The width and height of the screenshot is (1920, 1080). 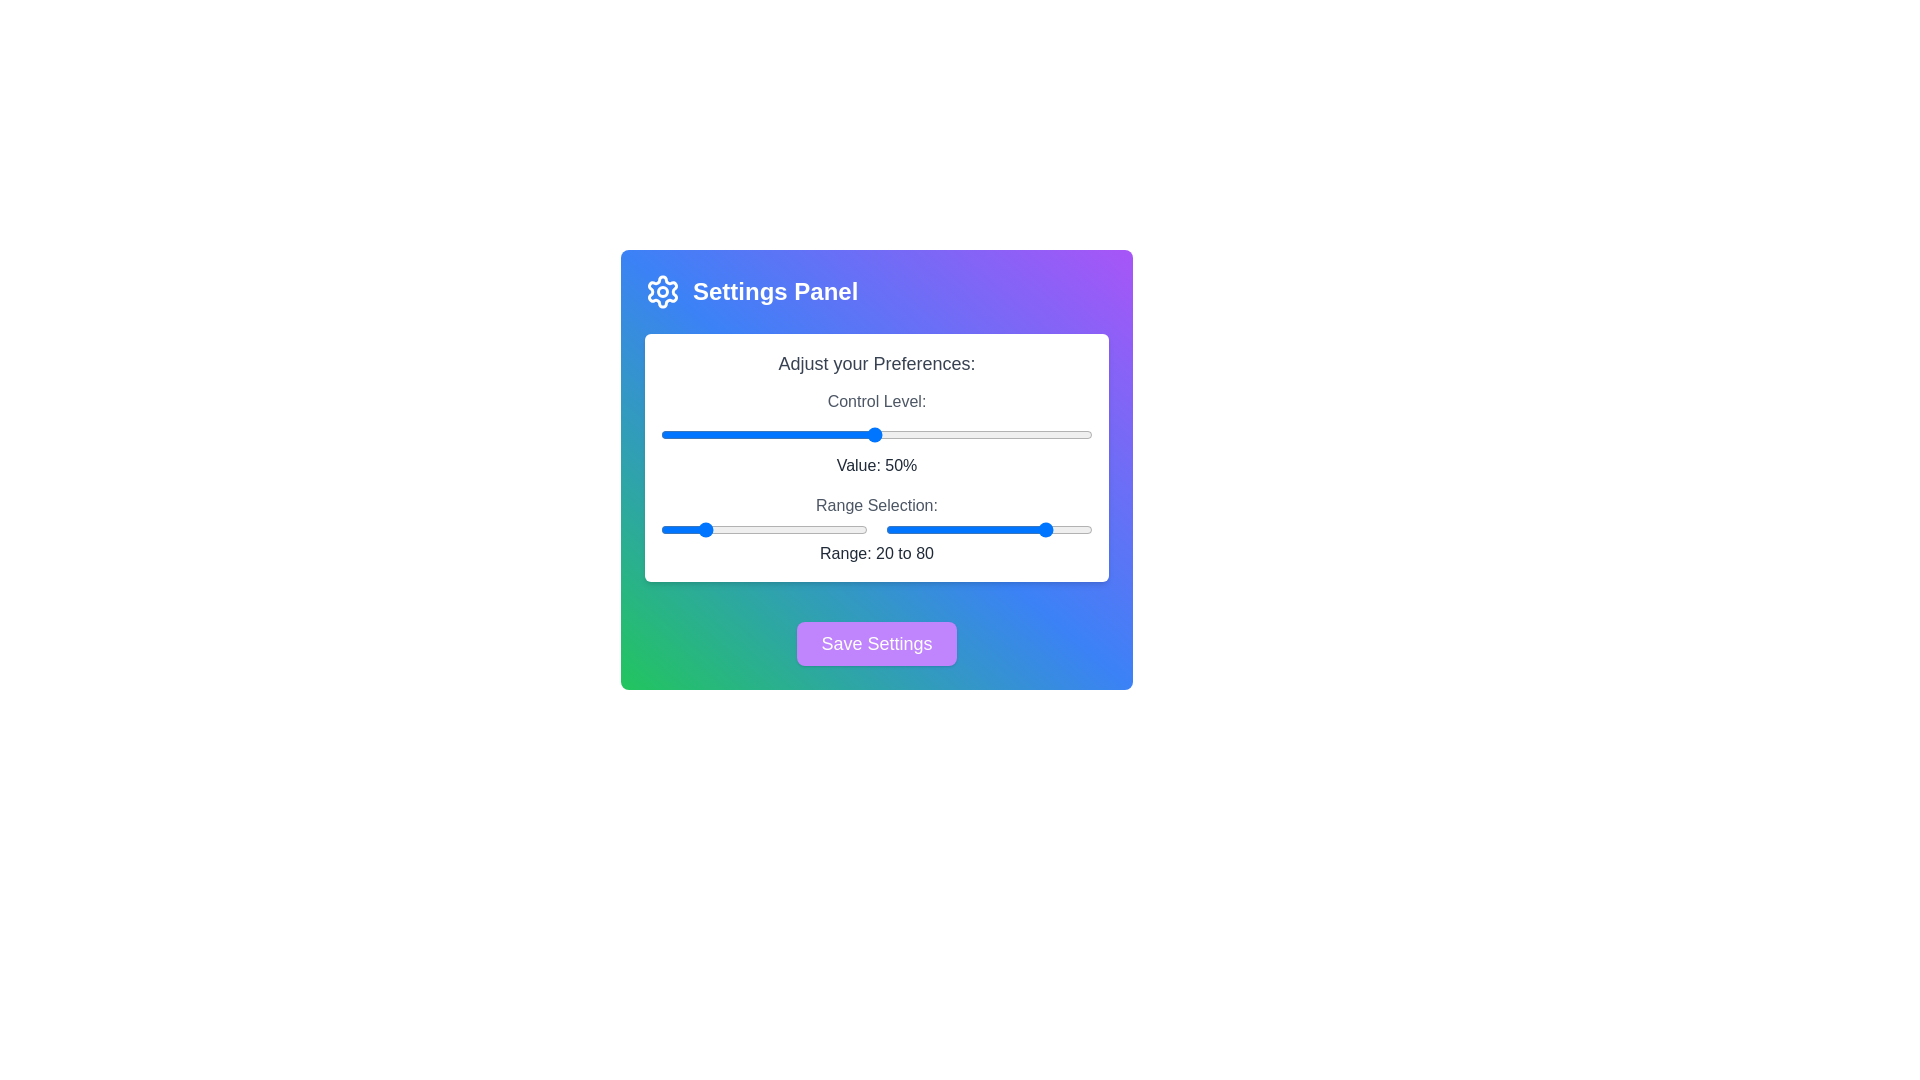 What do you see at coordinates (877, 433) in the screenshot?
I see `the slider component located below the title 'Adjust your Preferences:'` at bounding box center [877, 433].